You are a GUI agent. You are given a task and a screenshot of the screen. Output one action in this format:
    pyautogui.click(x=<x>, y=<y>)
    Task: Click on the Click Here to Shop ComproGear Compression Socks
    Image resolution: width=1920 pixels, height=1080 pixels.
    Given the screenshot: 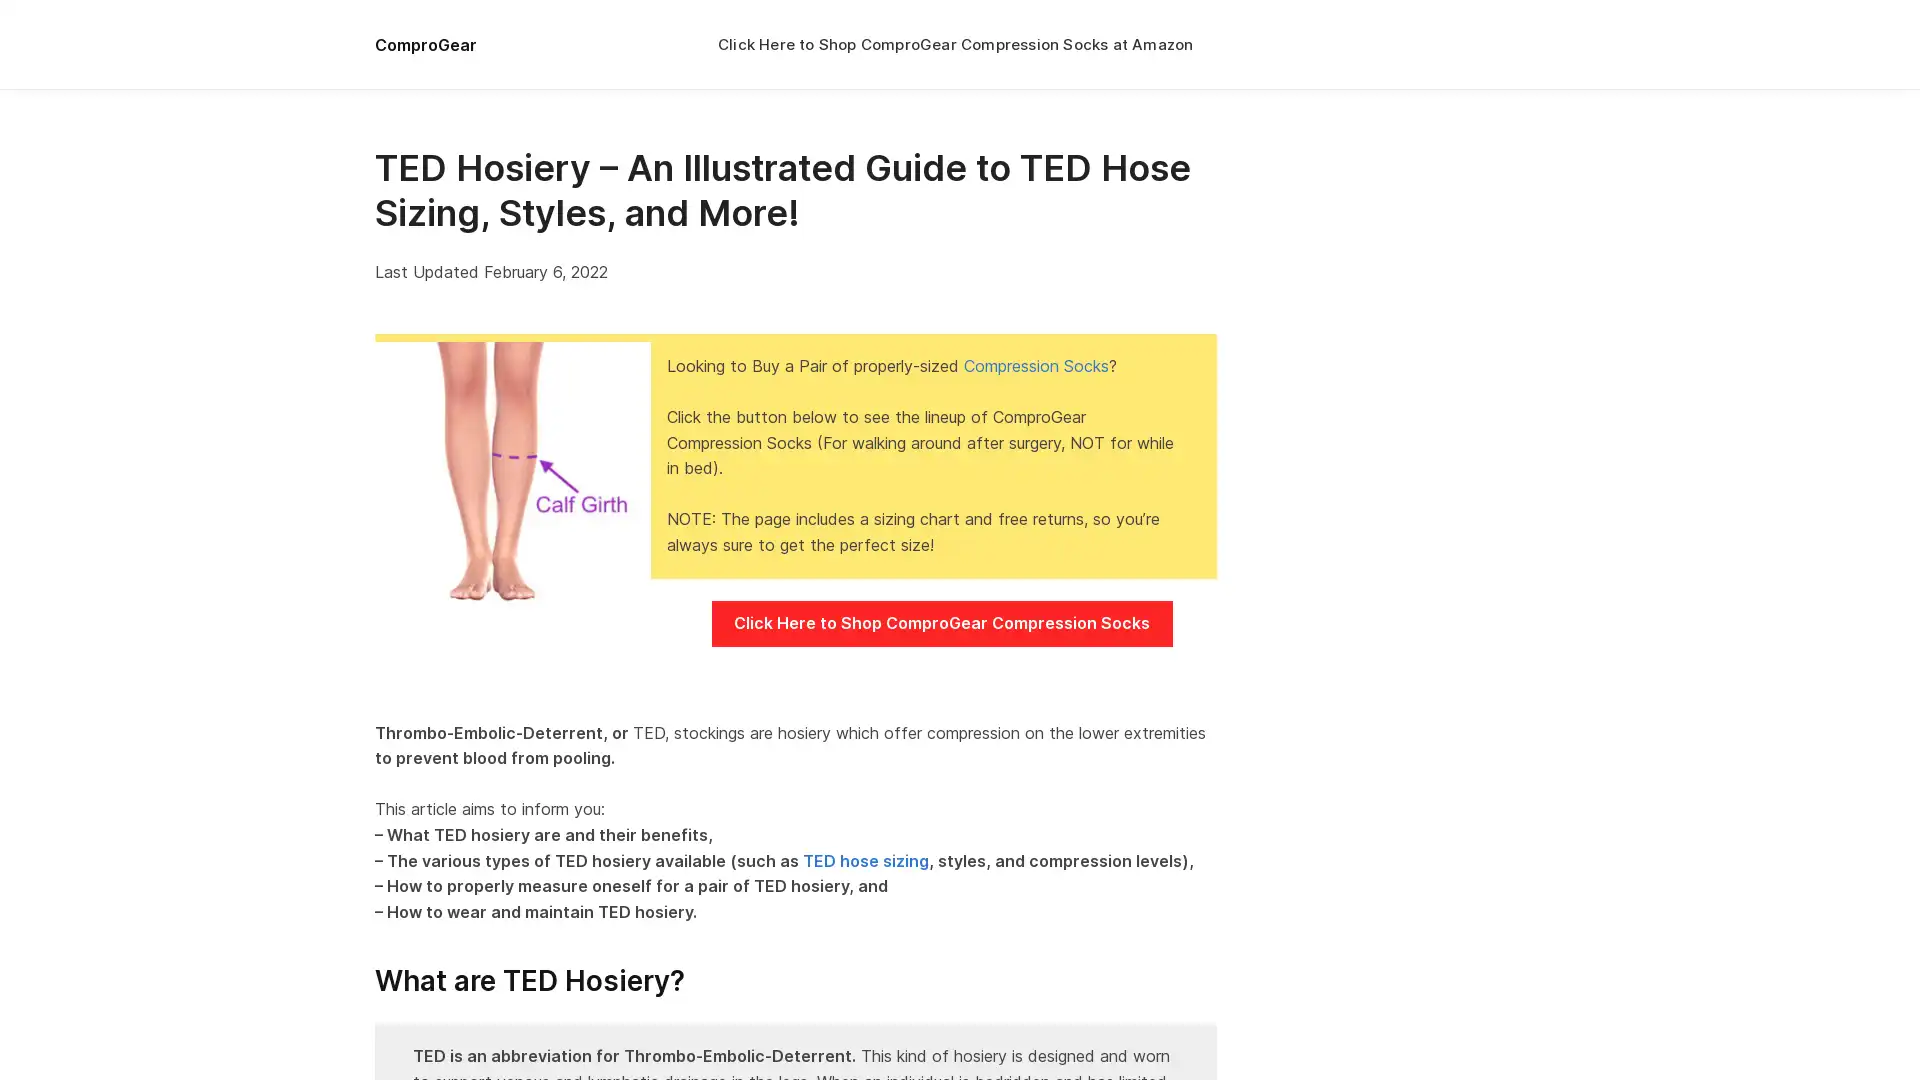 What is the action you would take?
    pyautogui.click(x=933, y=622)
    